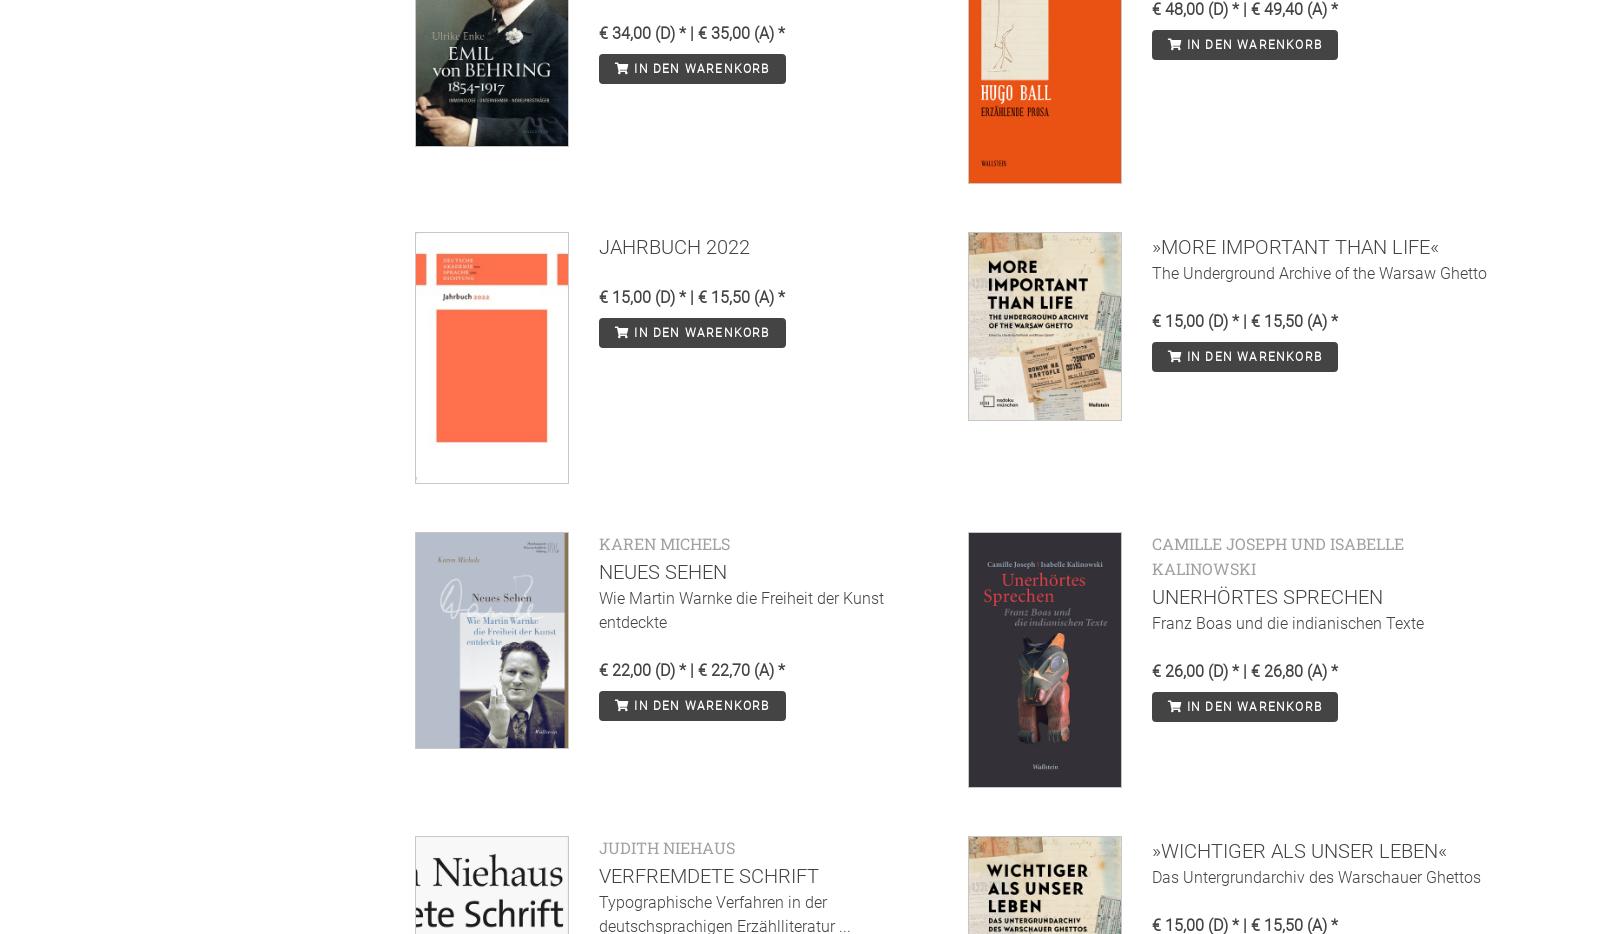 Image resolution: width=1600 pixels, height=934 pixels. Describe the element at coordinates (598, 668) in the screenshot. I see `'€ 22,00 (D) * | € 22,70 (A) *'` at that location.